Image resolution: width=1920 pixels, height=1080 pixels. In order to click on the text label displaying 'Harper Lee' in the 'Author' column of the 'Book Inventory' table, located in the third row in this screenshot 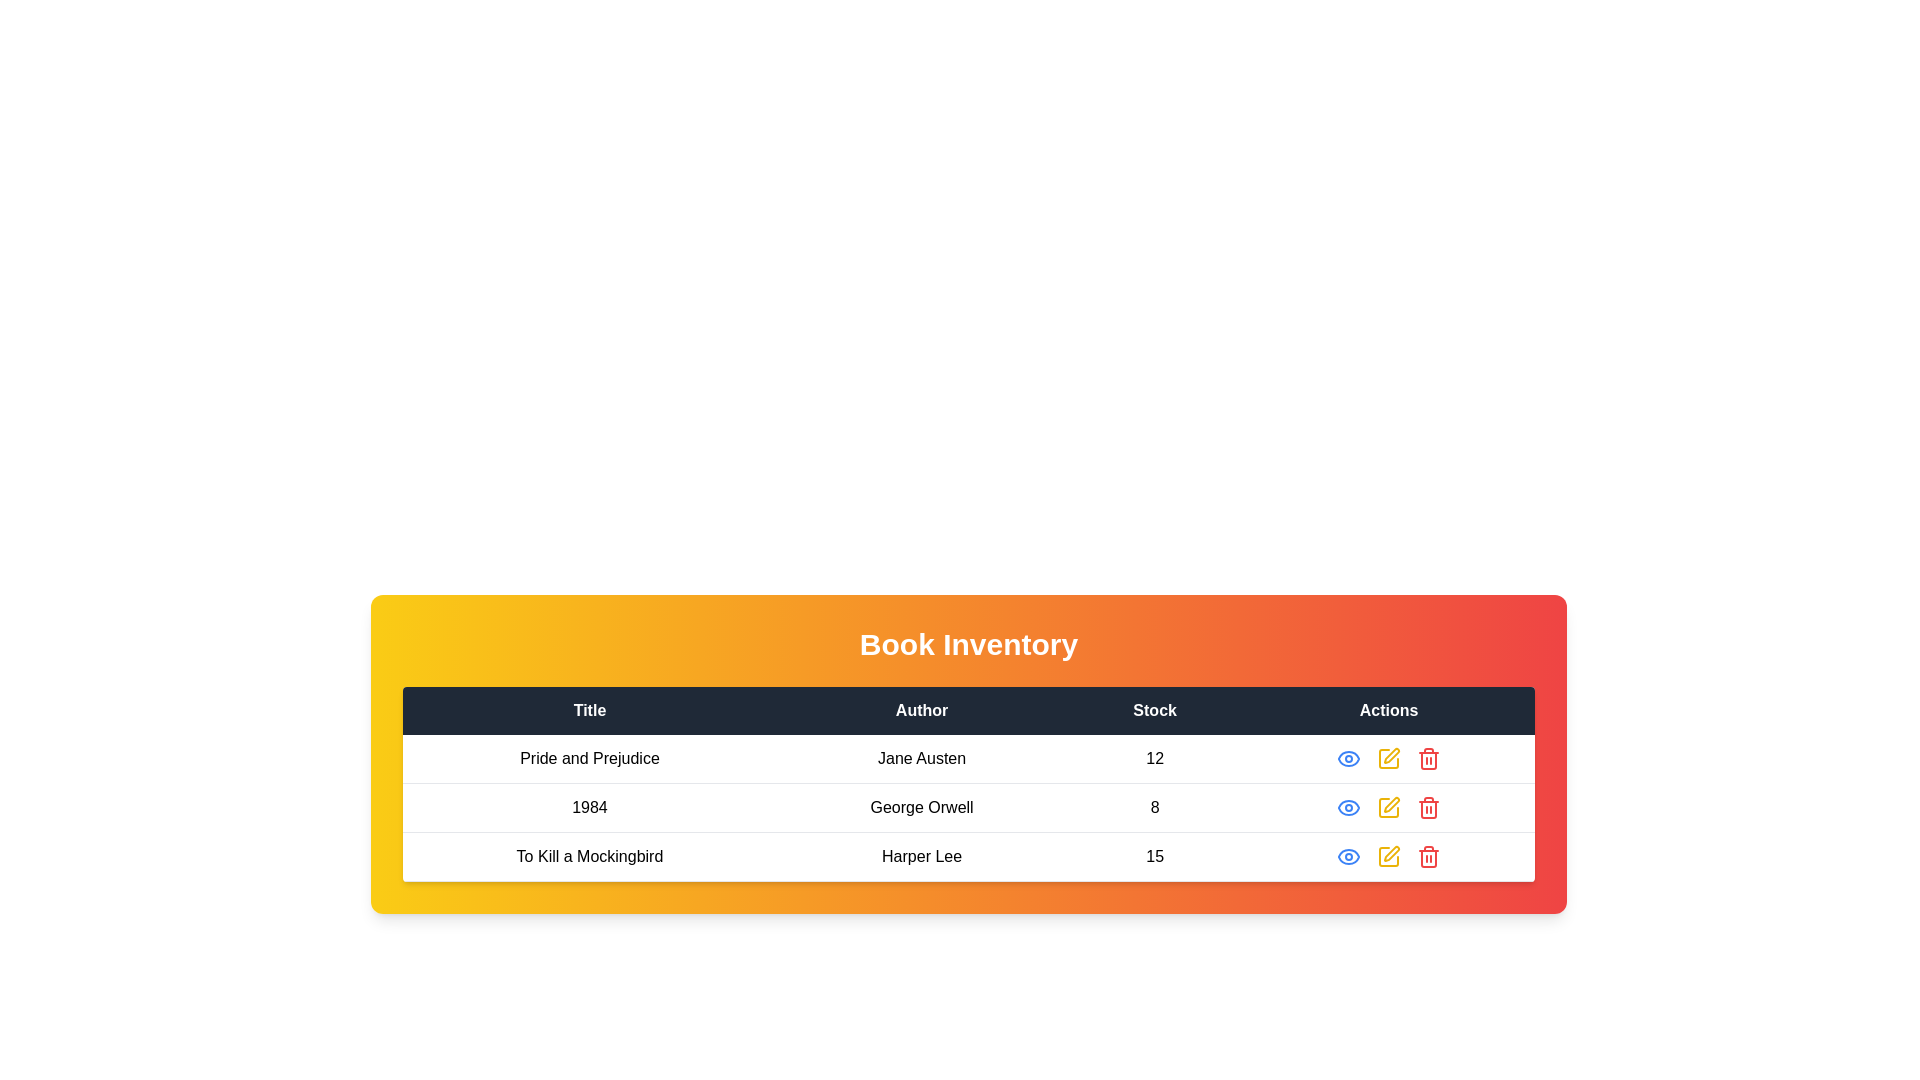, I will do `click(921, 855)`.